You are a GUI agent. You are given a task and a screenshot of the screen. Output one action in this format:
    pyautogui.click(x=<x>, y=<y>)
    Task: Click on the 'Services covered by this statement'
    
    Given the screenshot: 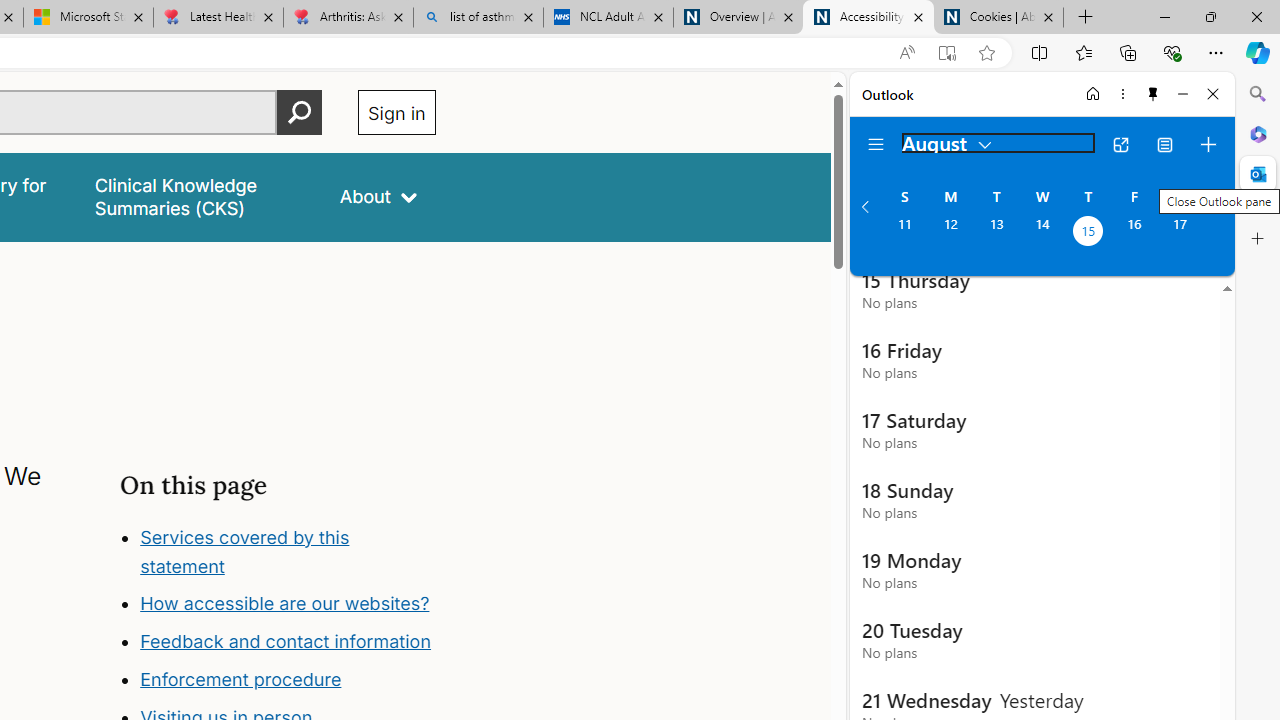 What is the action you would take?
    pyautogui.click(x=243, y=551)
    